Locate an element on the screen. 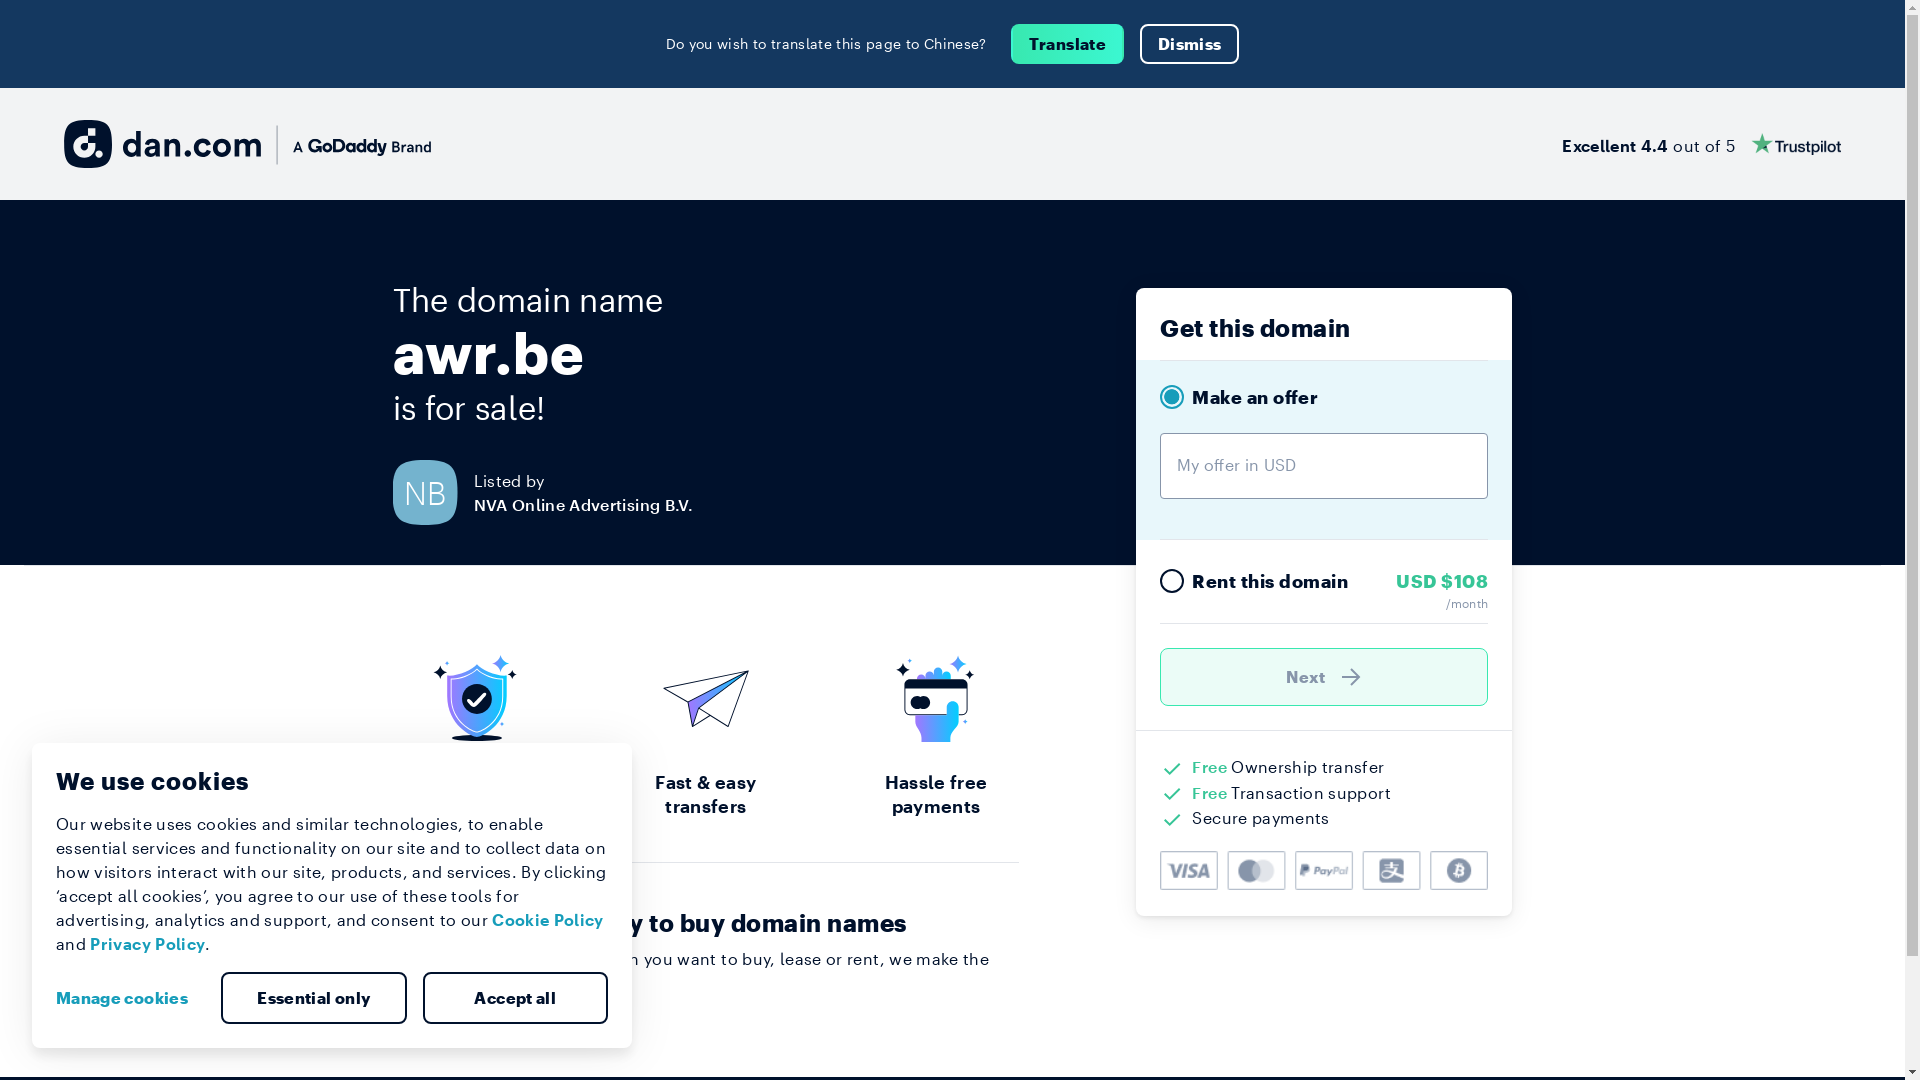  'Excellent 4.4 out of 5' is located at coordinates (1700, 142).